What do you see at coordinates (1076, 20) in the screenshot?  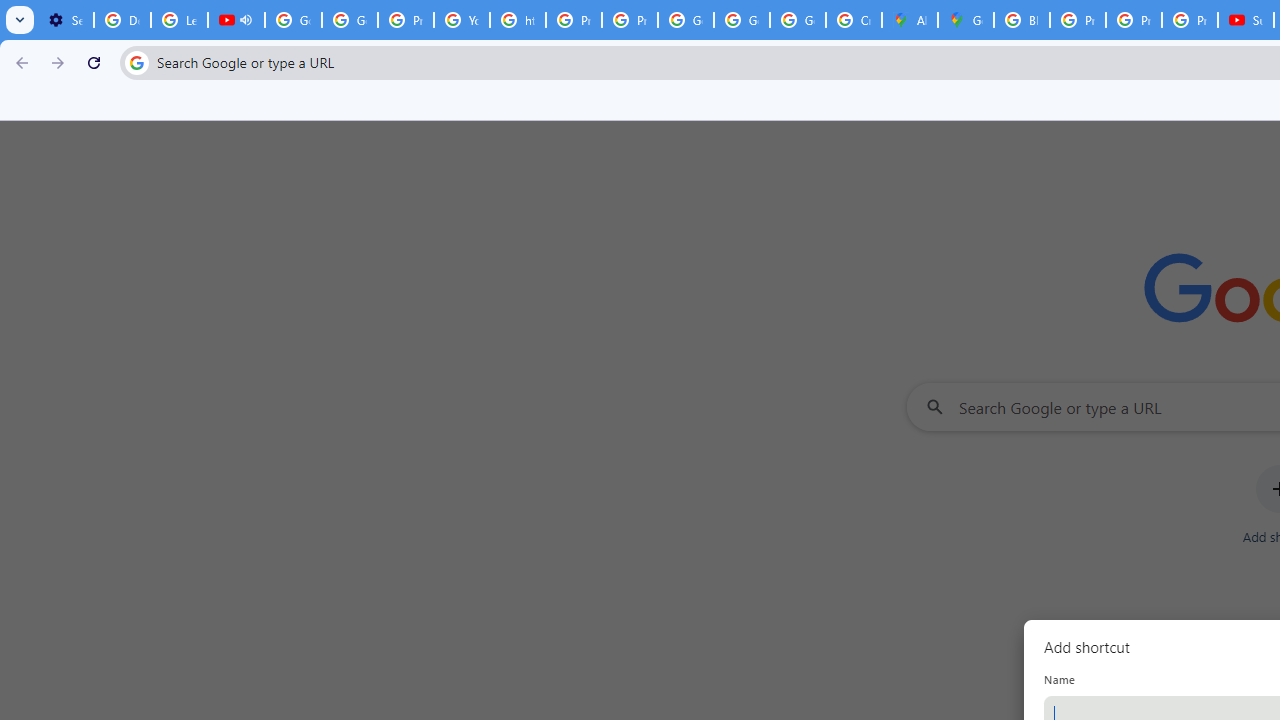 I see `'Privacy Help Center - Policies Help'` at bounding box center [1076, 20].